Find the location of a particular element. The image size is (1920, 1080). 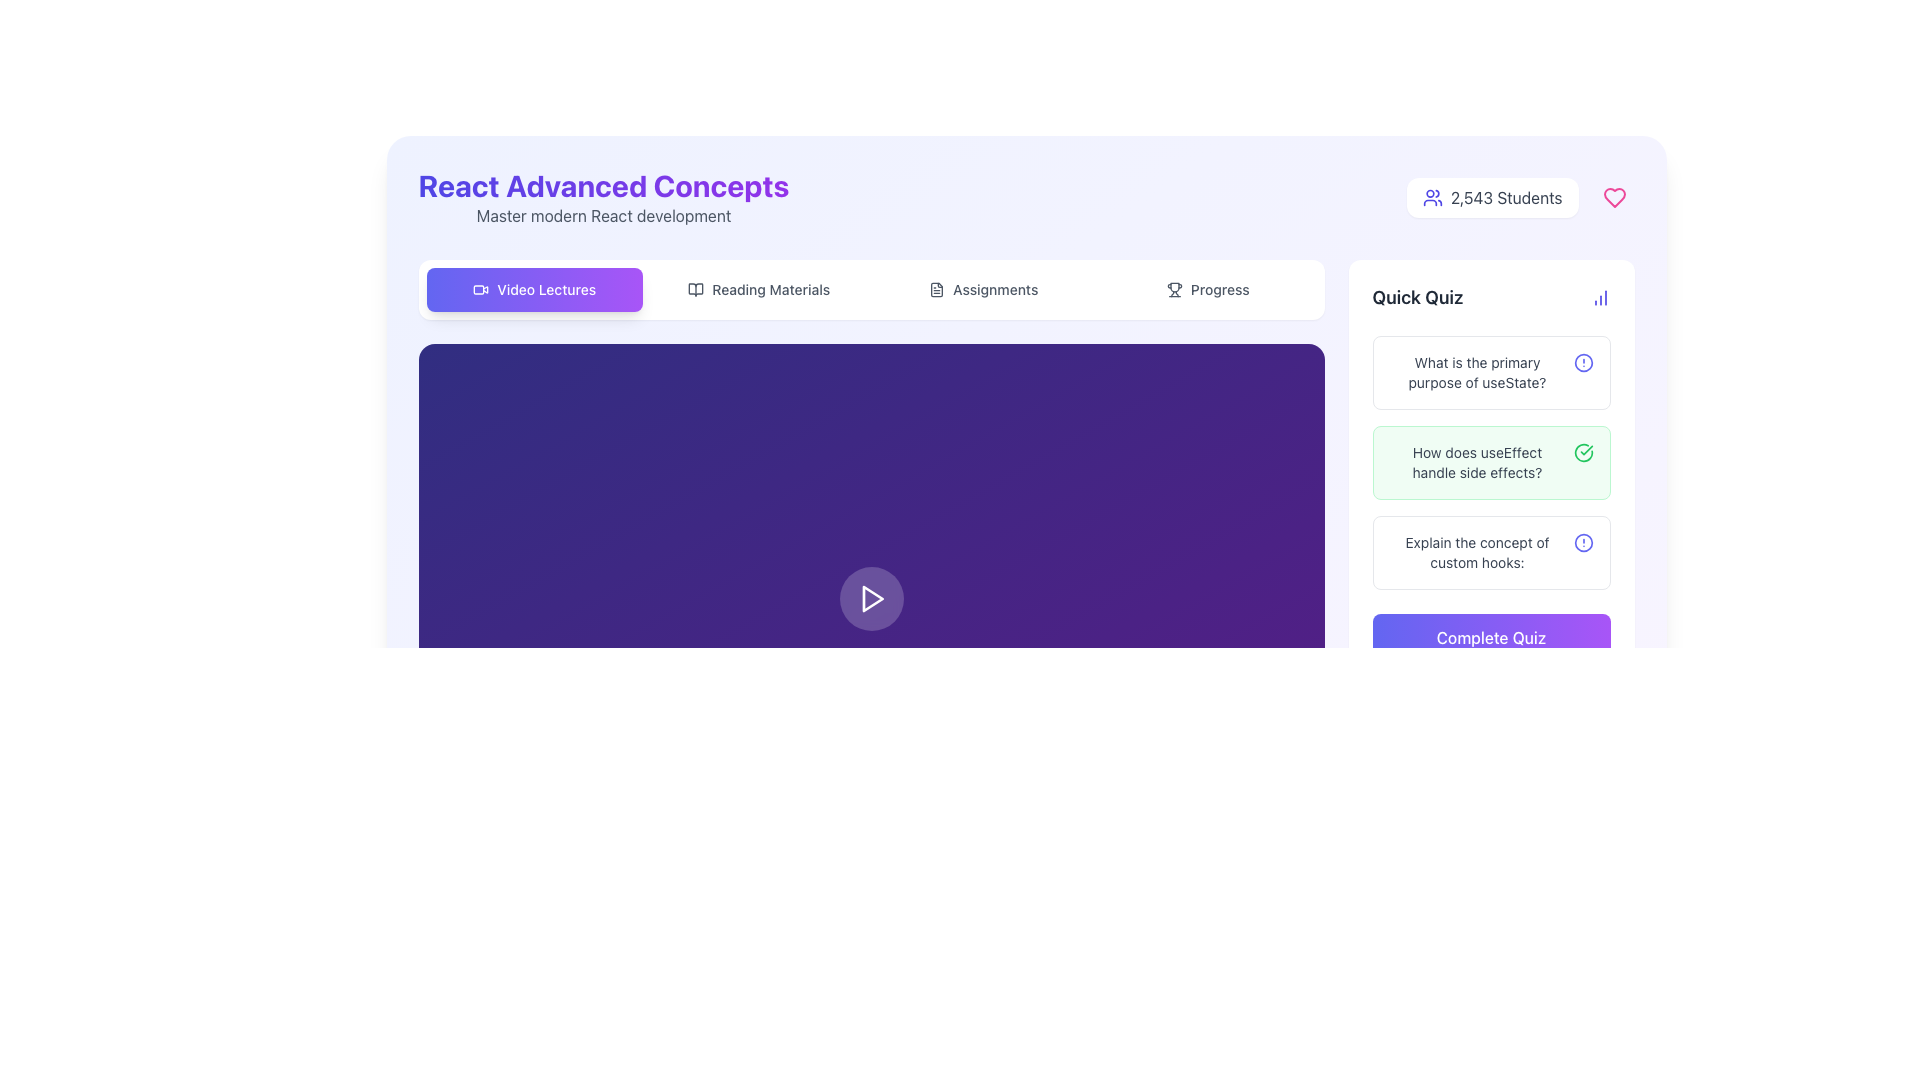

the icon depicting a group of people styled with a stroke design, located next to the '2,543 Students' text in the top right section of the interface is located at coordinates (1431, 197).